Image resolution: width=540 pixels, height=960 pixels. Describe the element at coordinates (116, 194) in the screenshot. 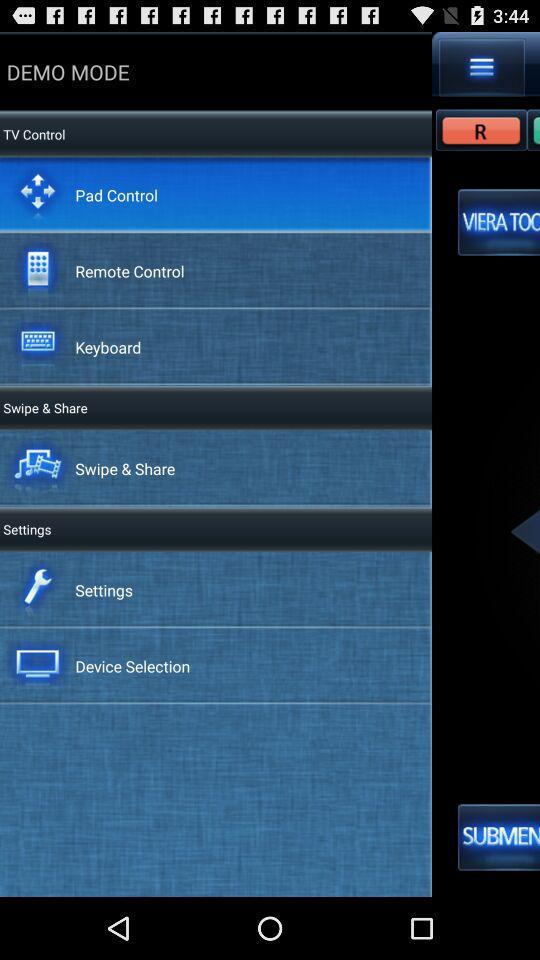

I see `item below demo mode app` at that location.